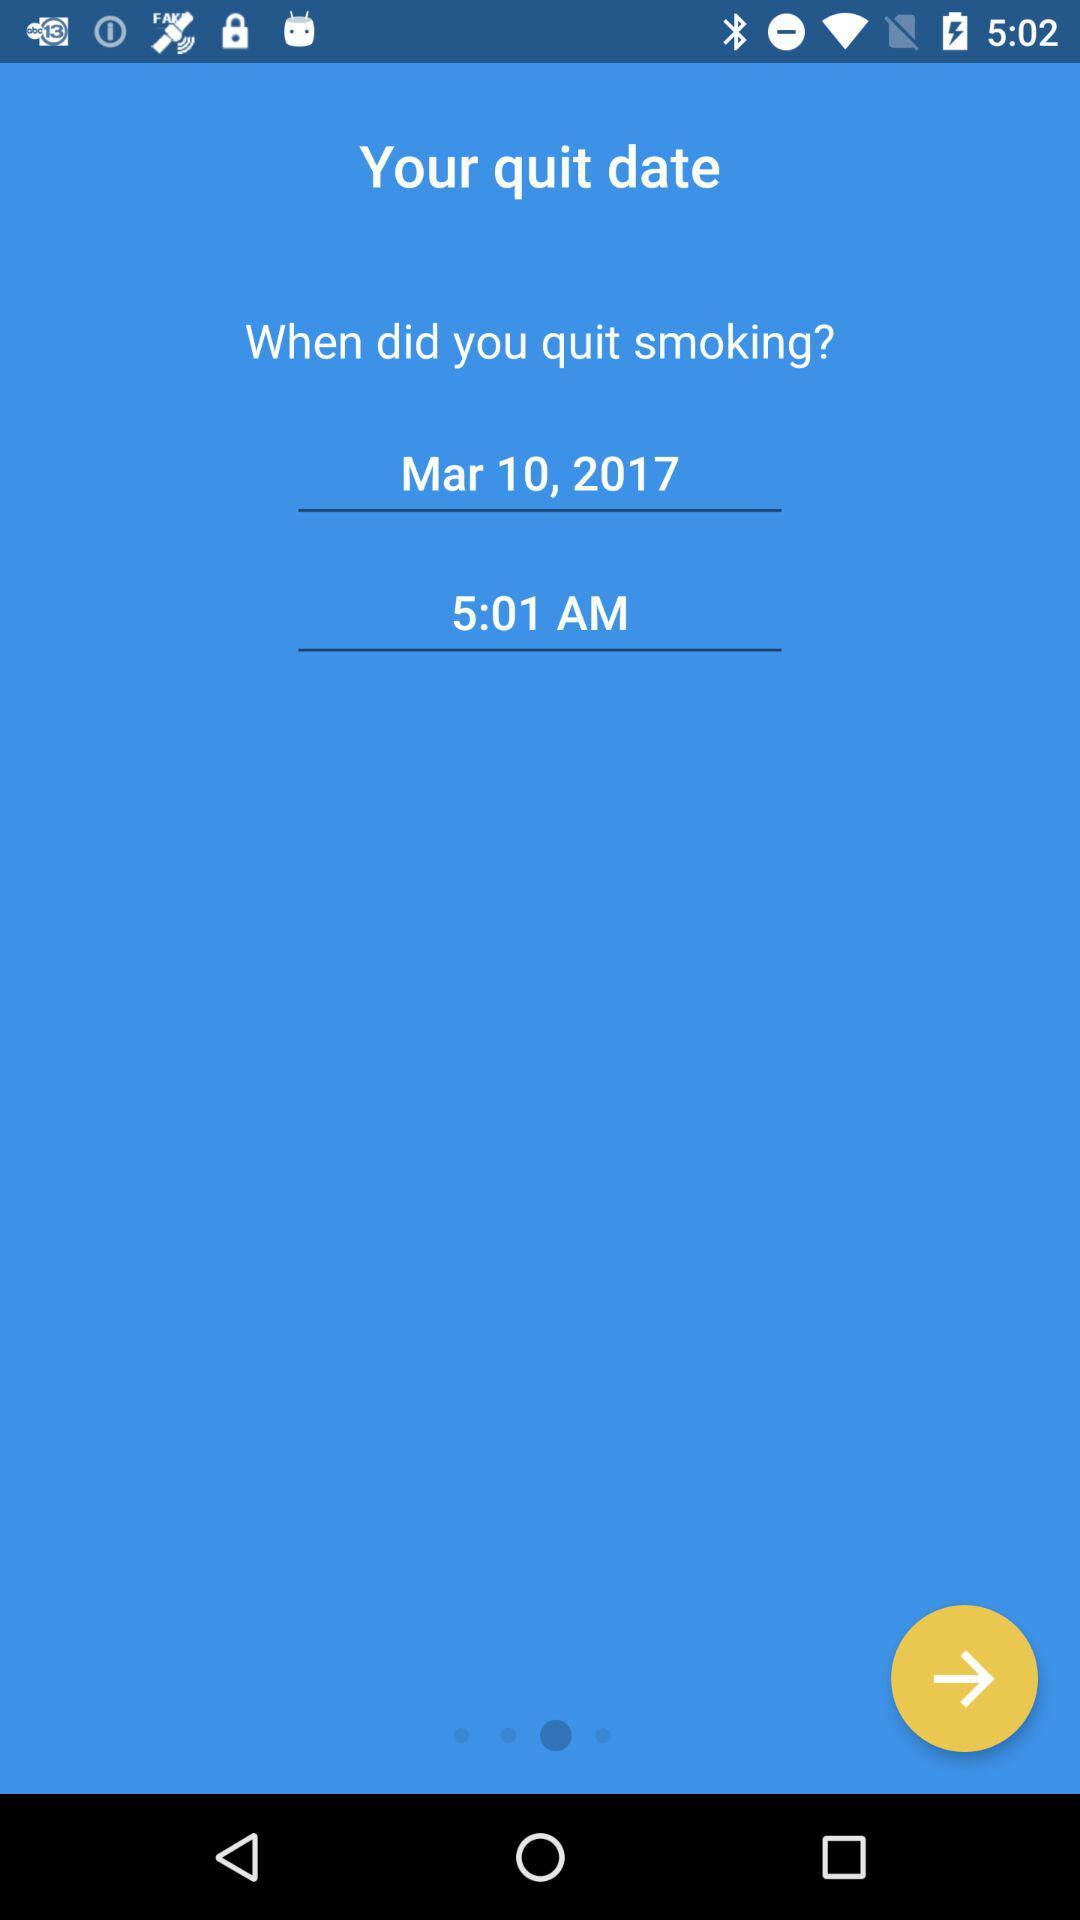  Describe the element at coordinates (963, 1678) in the screenshot. I see `go back` at that location.